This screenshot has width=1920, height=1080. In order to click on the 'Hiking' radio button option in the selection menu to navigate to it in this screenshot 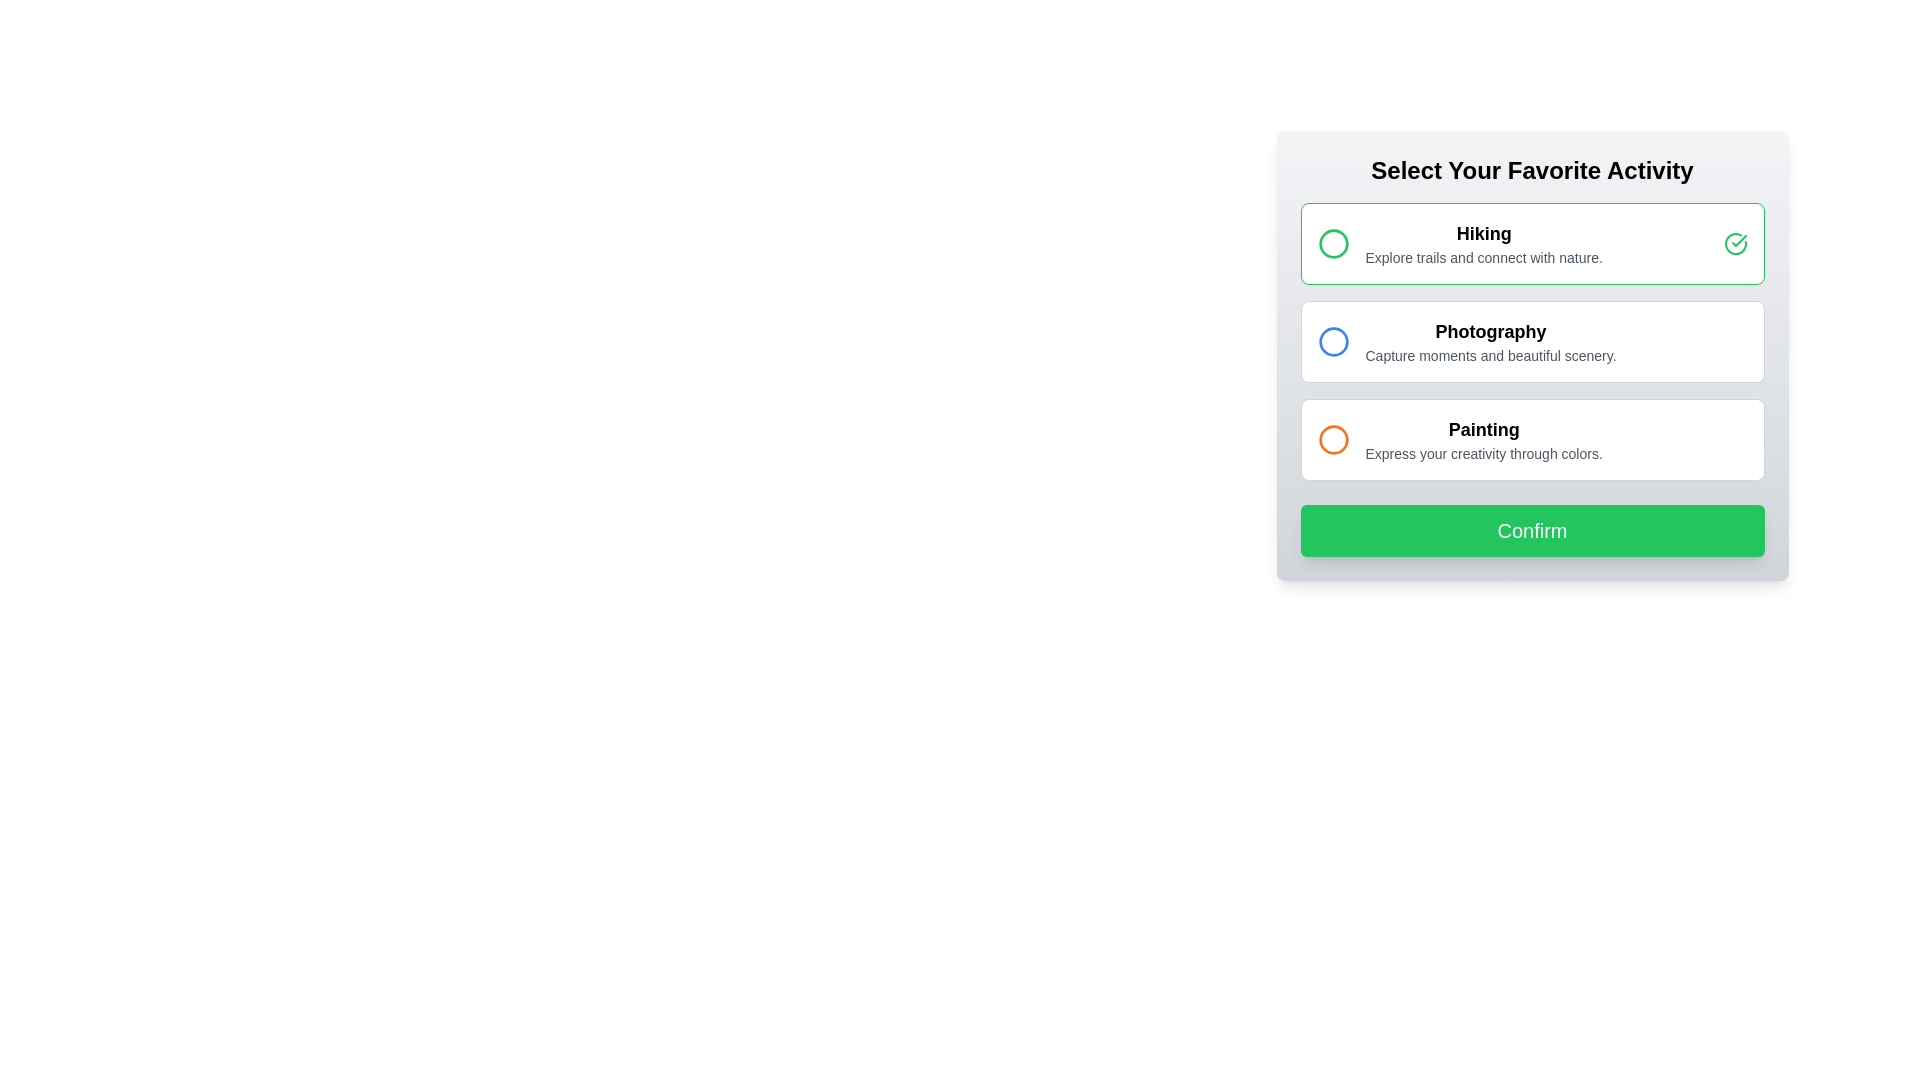, I will do `click(1460, 242)`.